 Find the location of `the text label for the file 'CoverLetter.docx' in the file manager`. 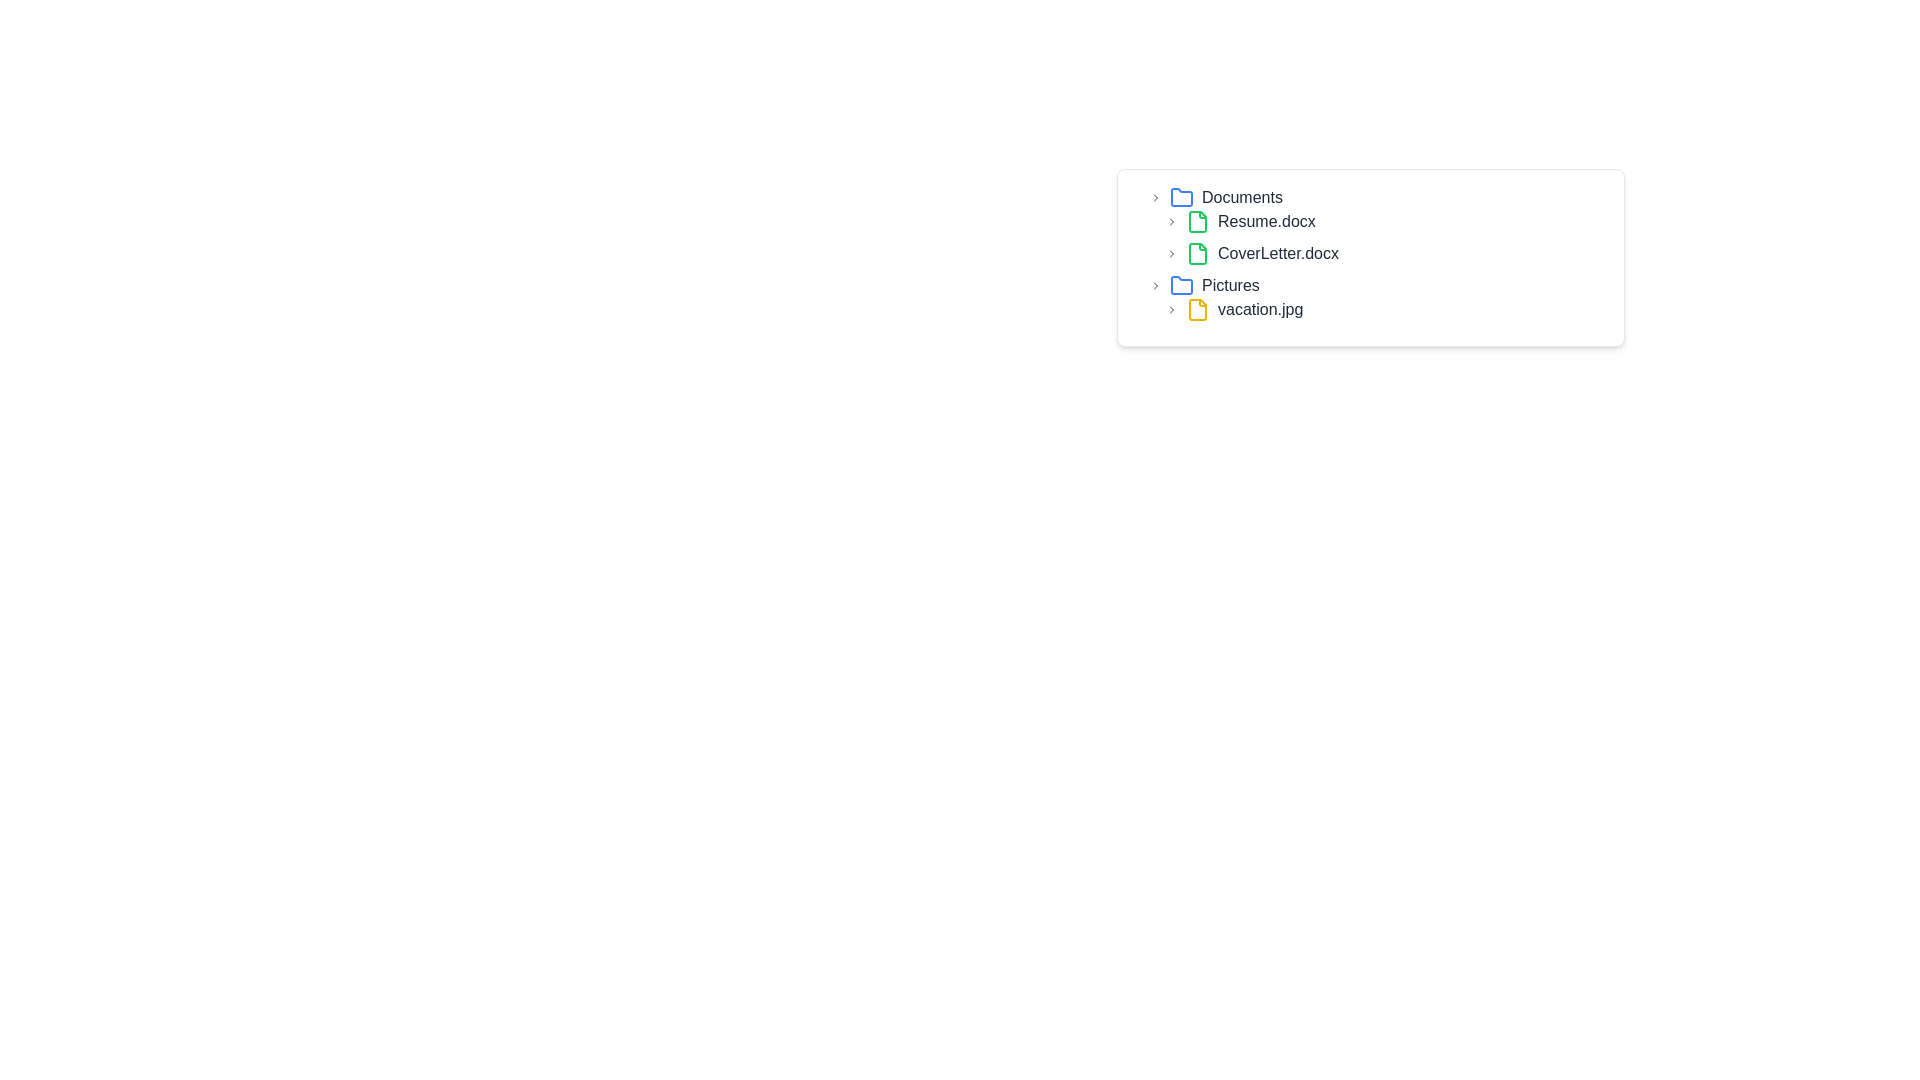

the text label for the file 'CoverLetter.docx' in the file manager is located at coordinates (1276, 253).